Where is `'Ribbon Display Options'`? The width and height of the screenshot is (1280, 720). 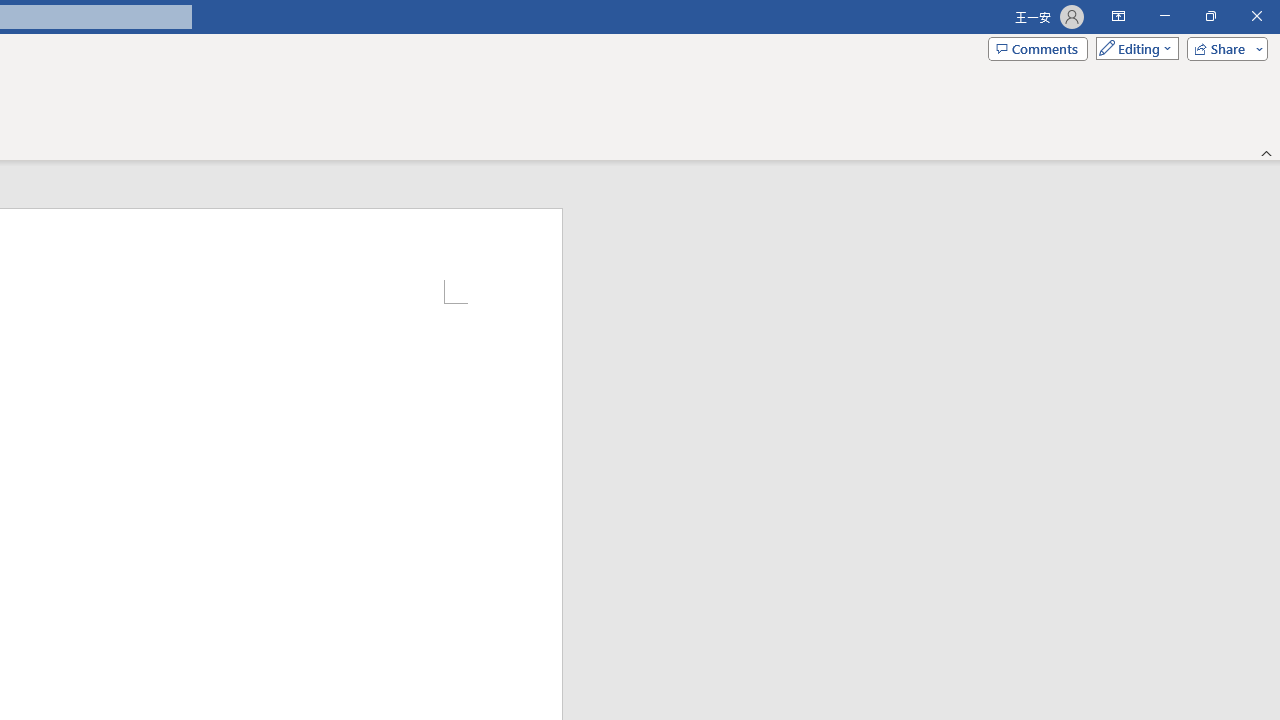
'Ribbon Display Options' is located at coordinates (1117, 16).